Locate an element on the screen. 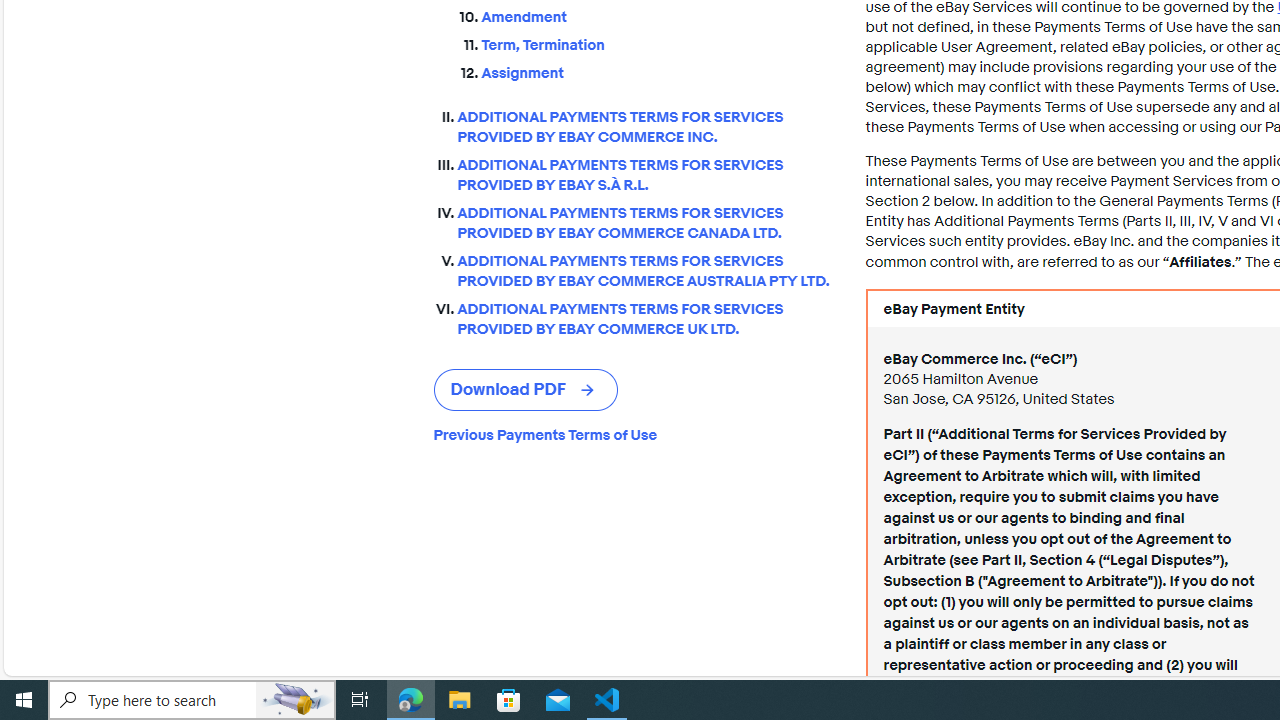 The image size is (1280, 720). 'Term, Termination' is located at coordinates (657, 41).